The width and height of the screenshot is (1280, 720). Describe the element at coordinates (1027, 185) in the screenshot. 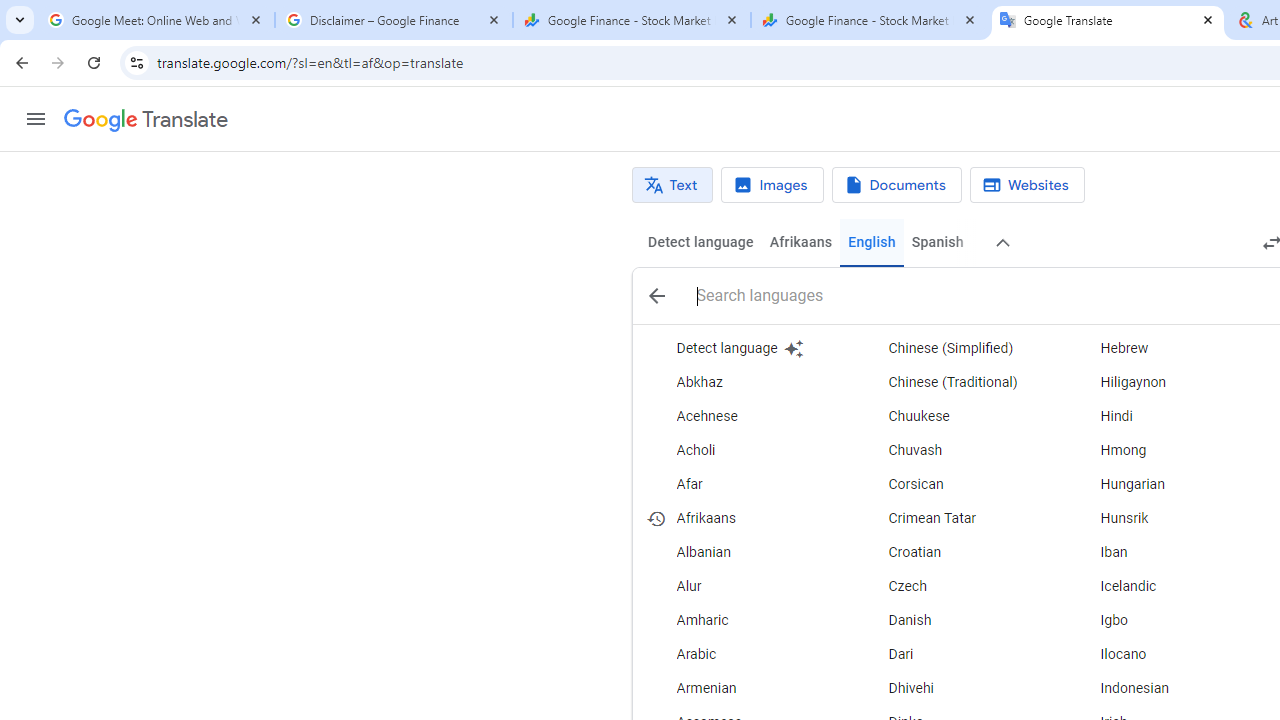

I see `'Website translation'` at that location.